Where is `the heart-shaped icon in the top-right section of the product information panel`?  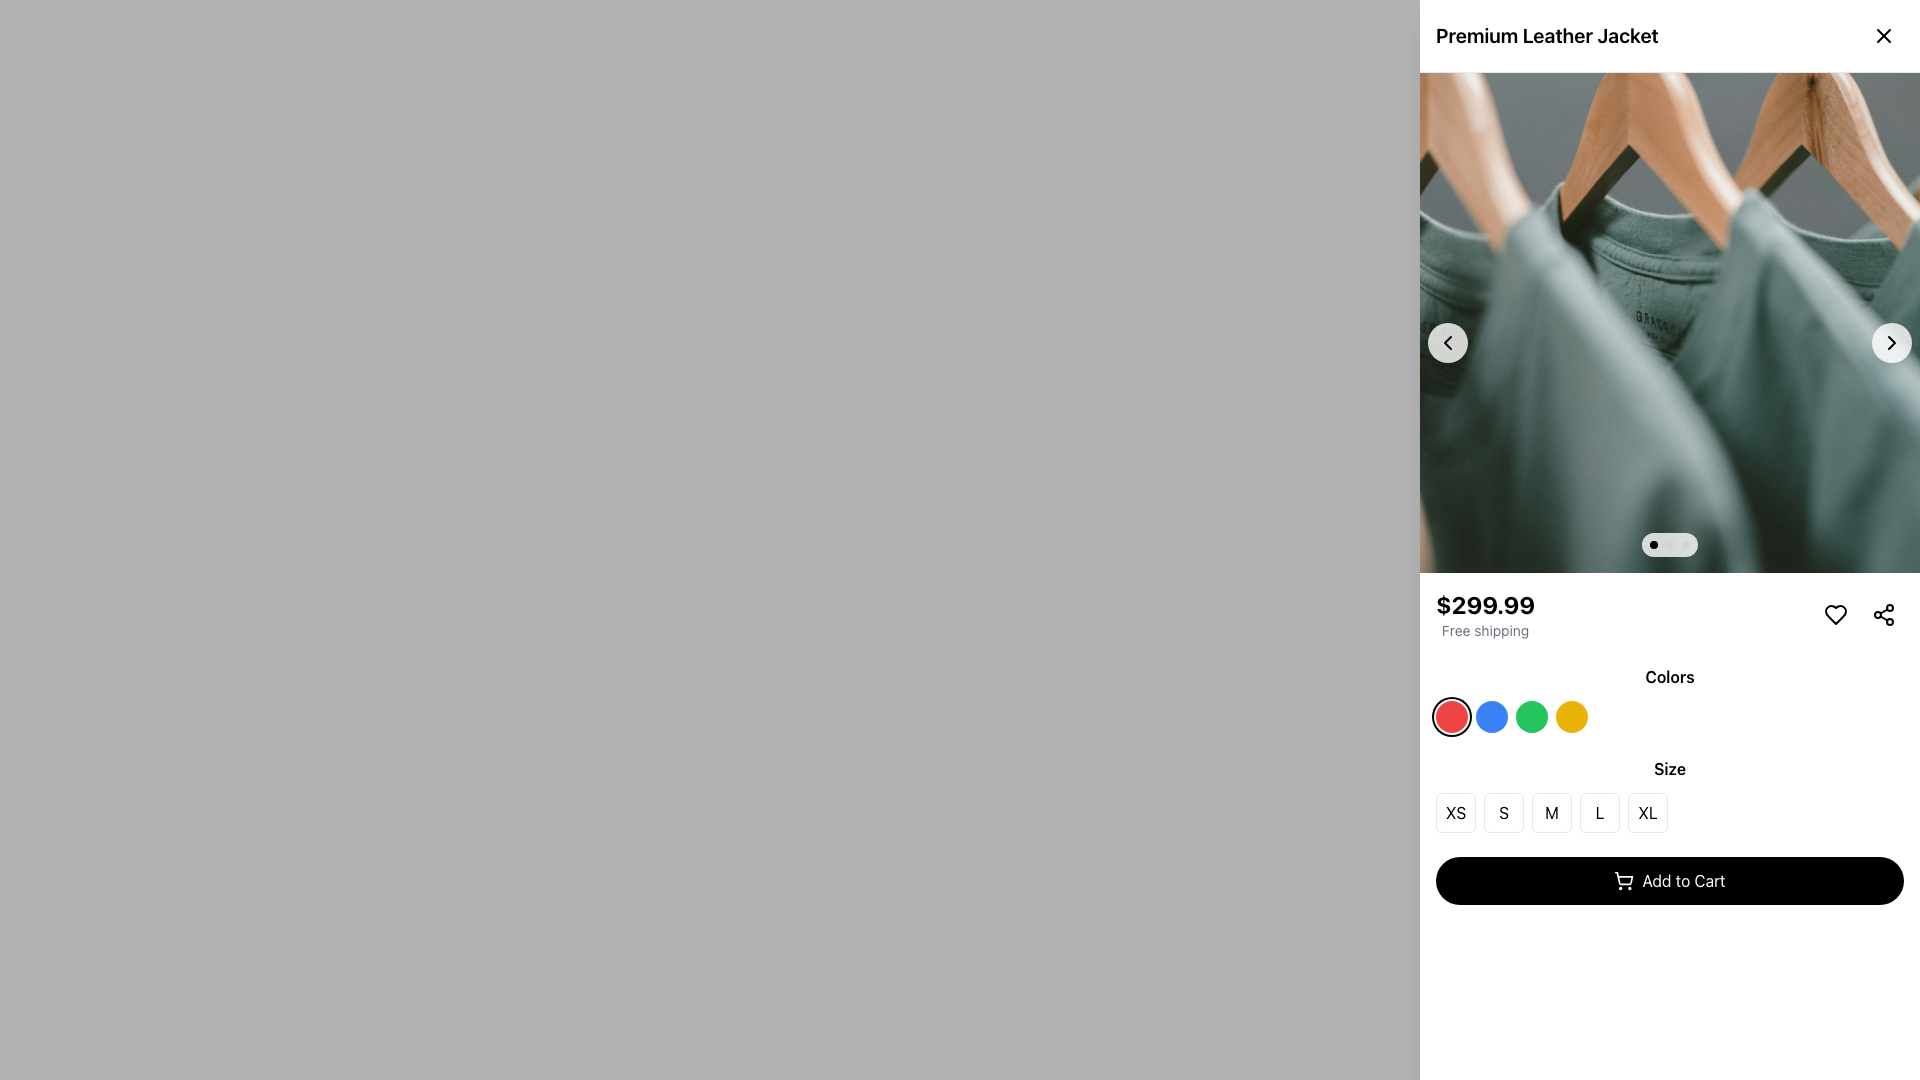
the heart-shaped icon in the top-right section of the product information panel is located at coordinates (1836, 613).